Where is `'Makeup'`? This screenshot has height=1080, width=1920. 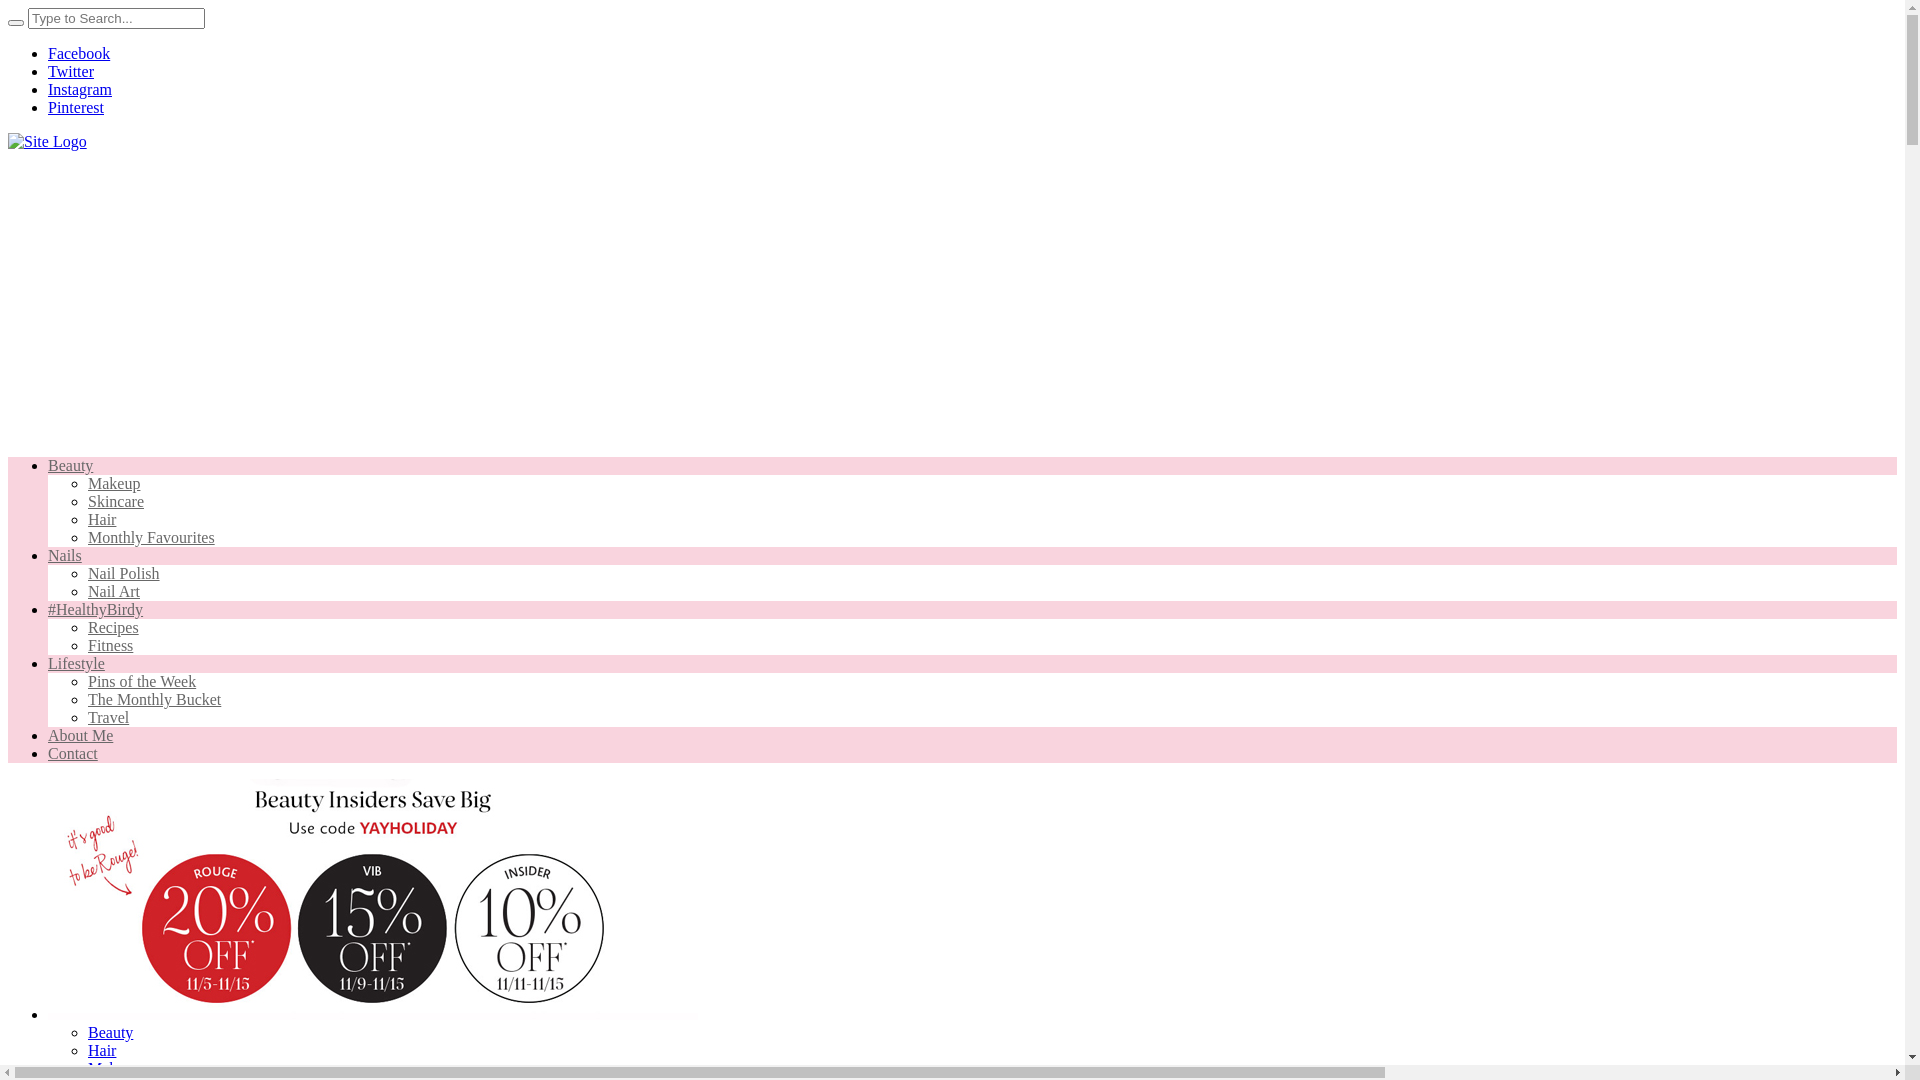
'Makeup' is located at coordinates (86, 483).